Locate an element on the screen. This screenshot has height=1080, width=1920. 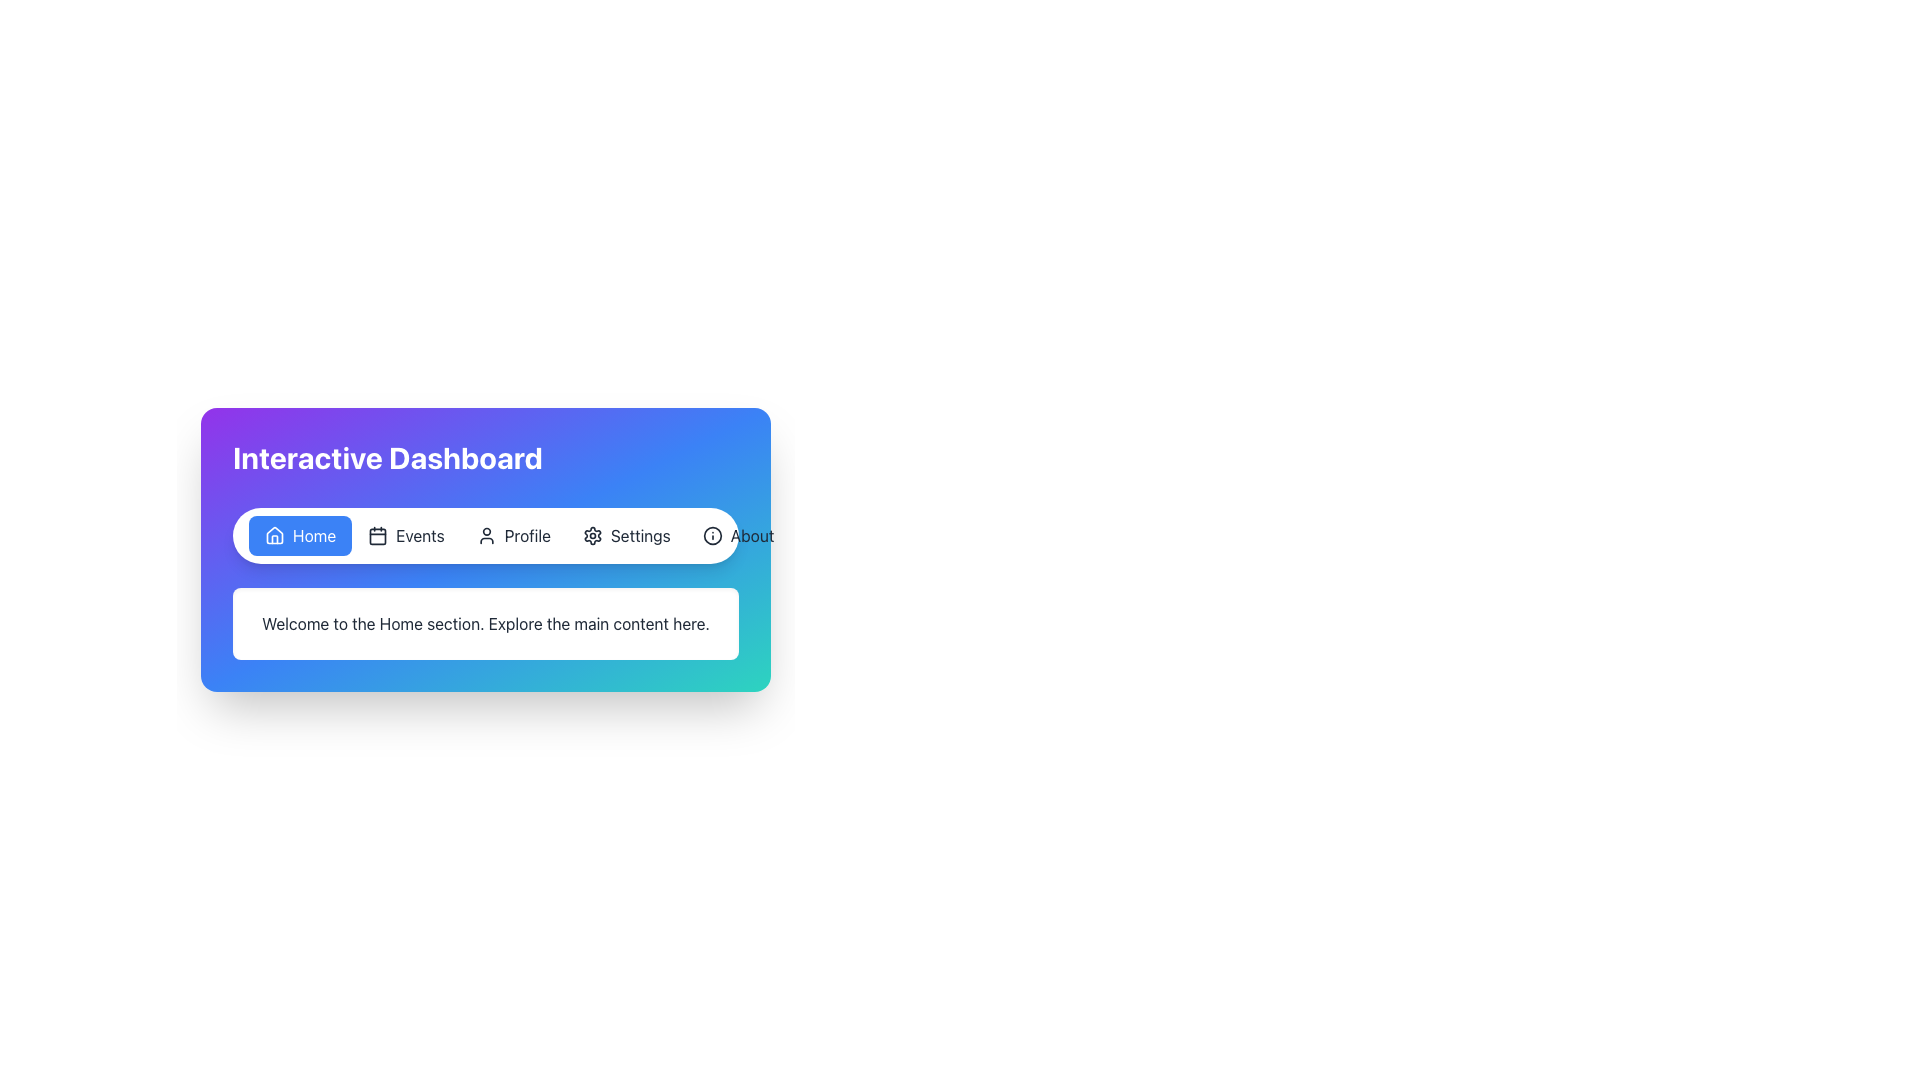
the settings icon located in the navigation bar adjacent to the 'Settings' text label is located at coordinates (591, 535).